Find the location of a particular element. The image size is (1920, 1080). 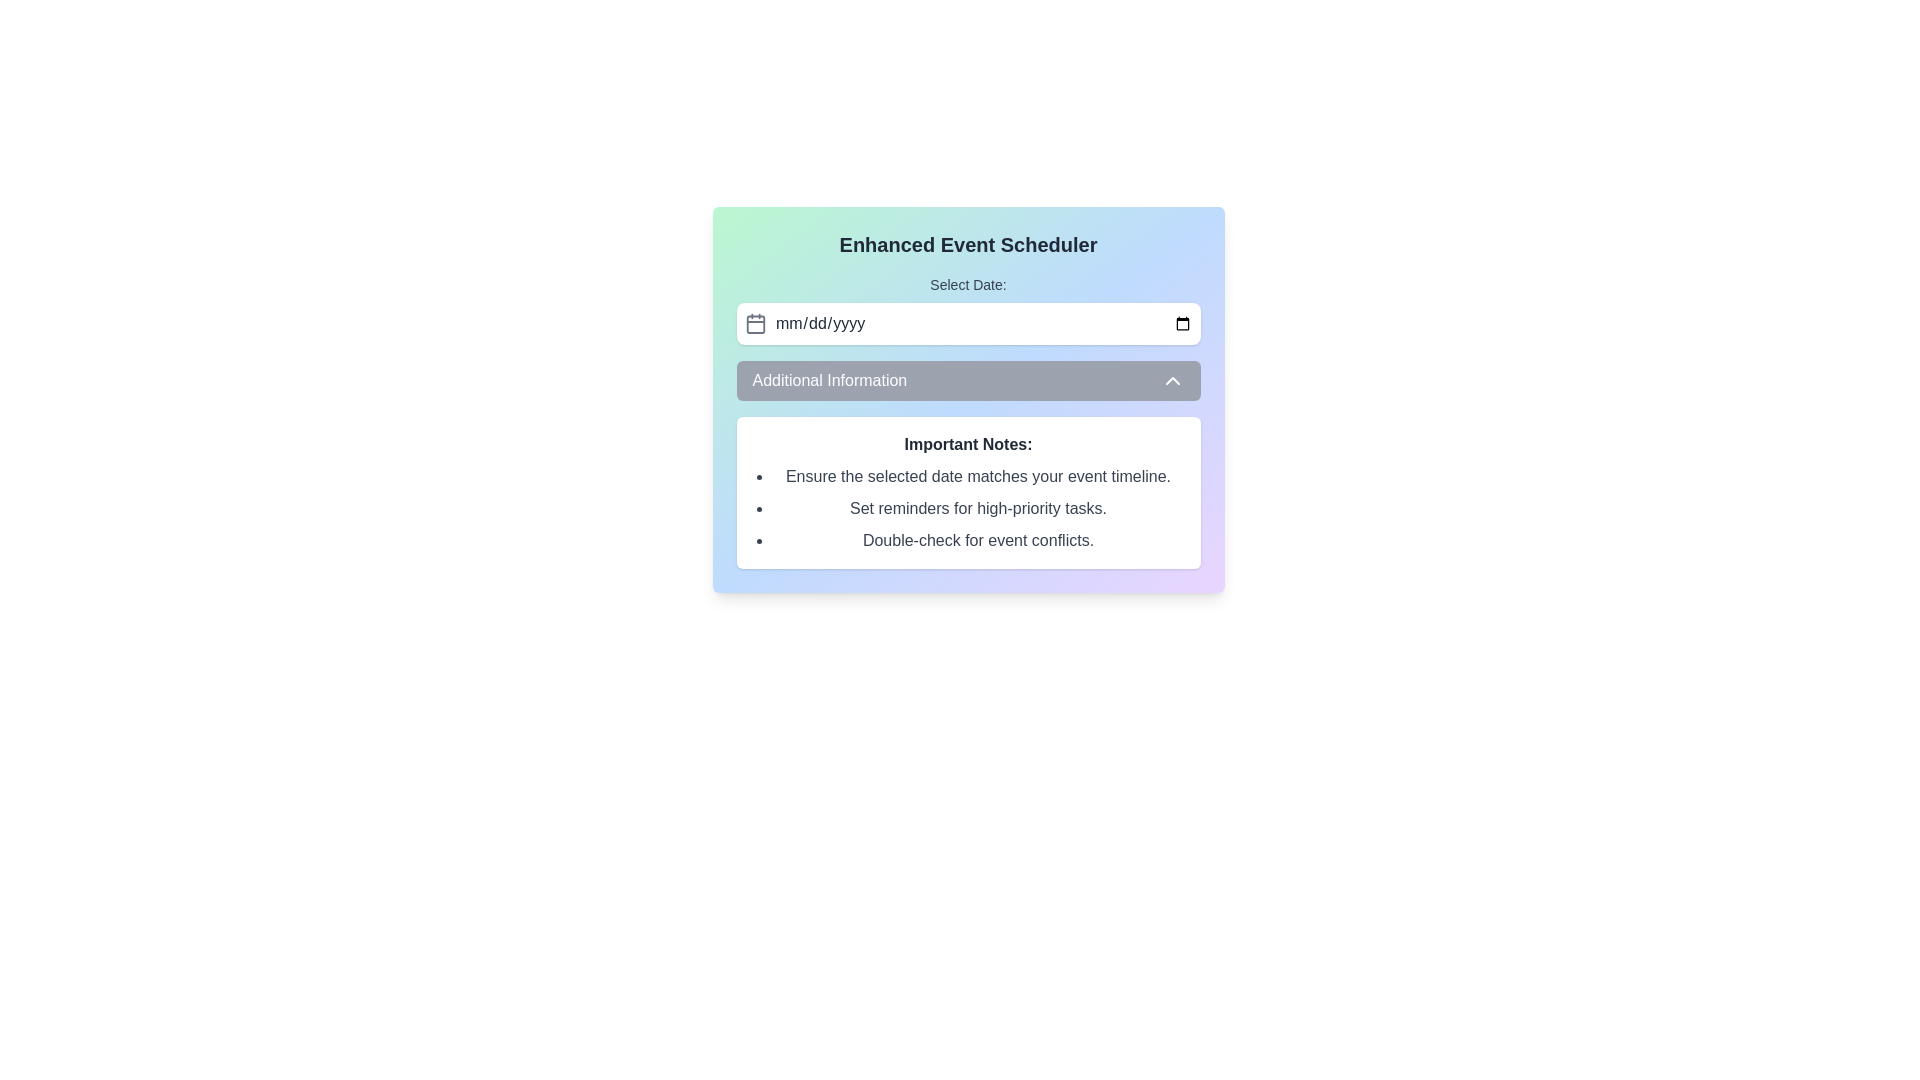

the guidance label text that suggests setting reminders for high-priority tasks, located centrally in the 'Important Notes' section of the bulleted list is located at coordinates (978, 508).